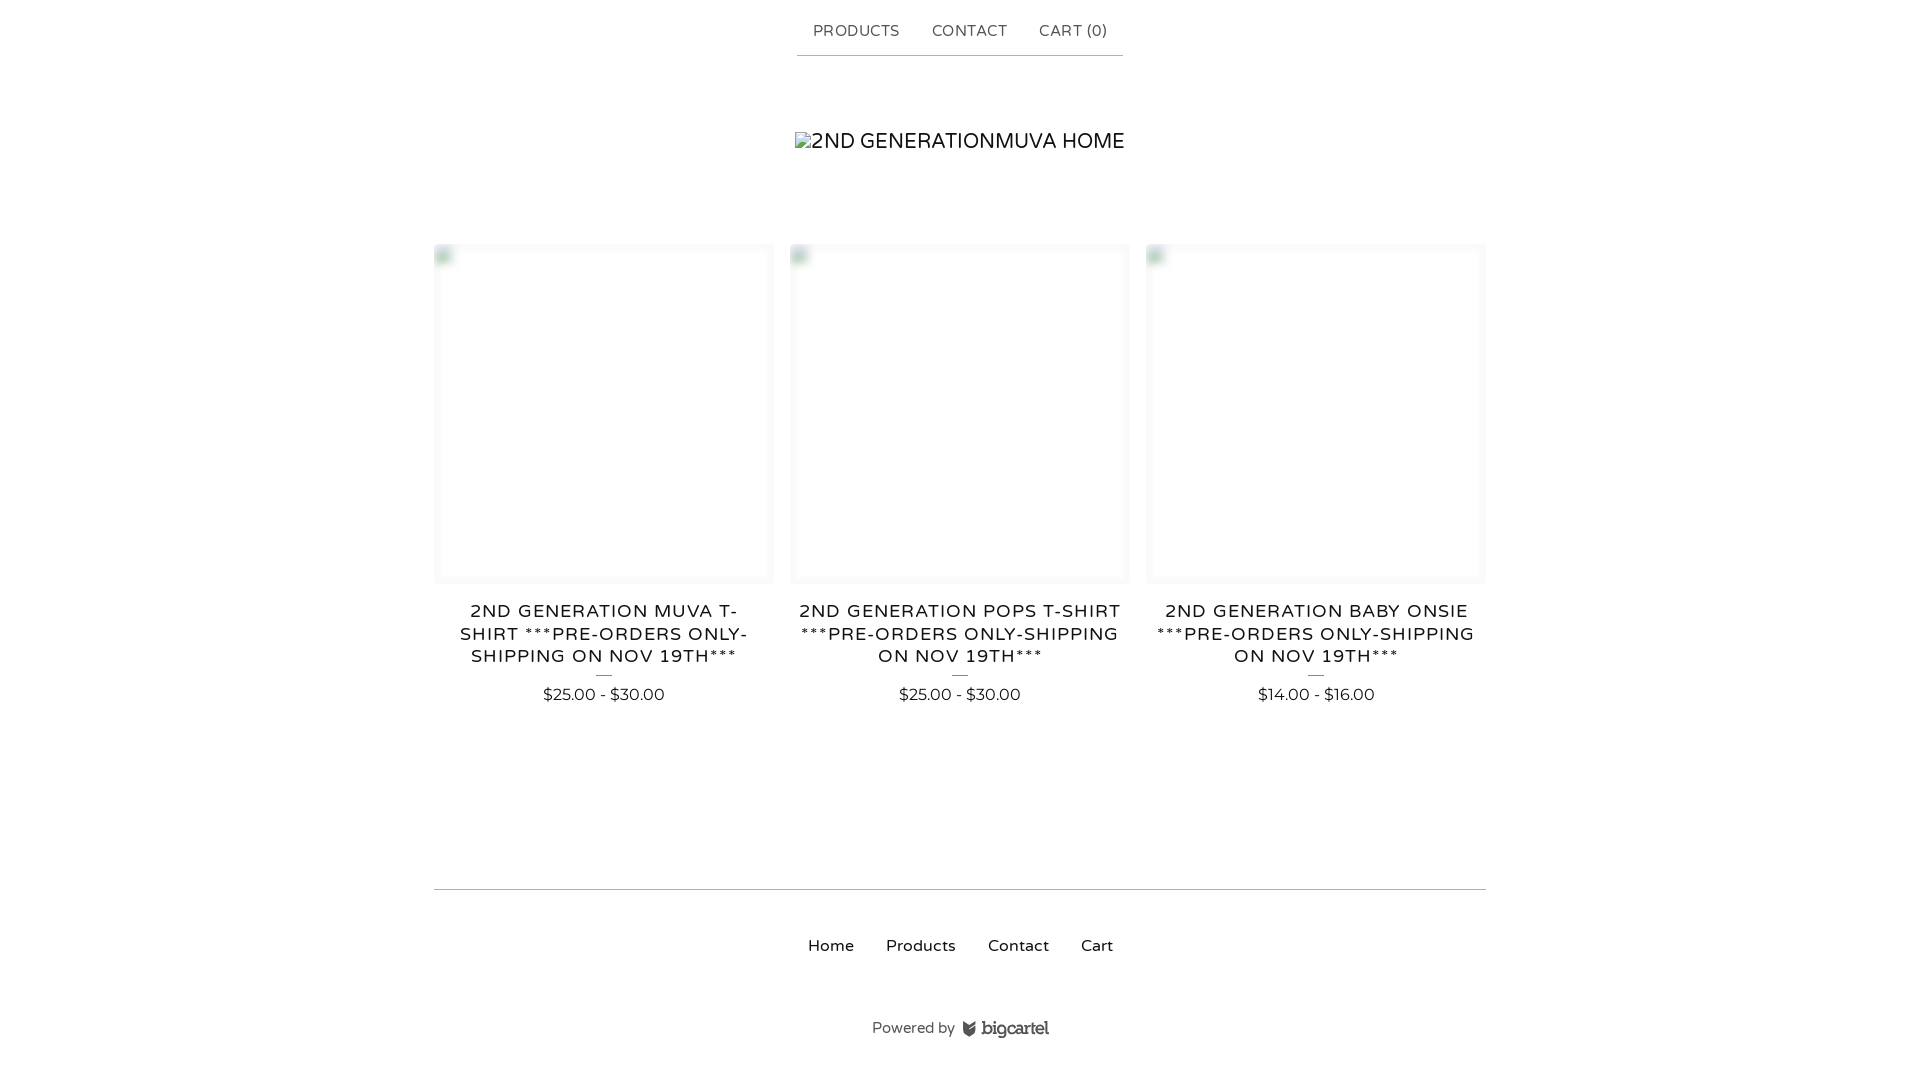 This screenshot has height=1080, width=1920. Describe the element at coordinates (830, 945) in the screenshot. I see `'Home'` at that location.